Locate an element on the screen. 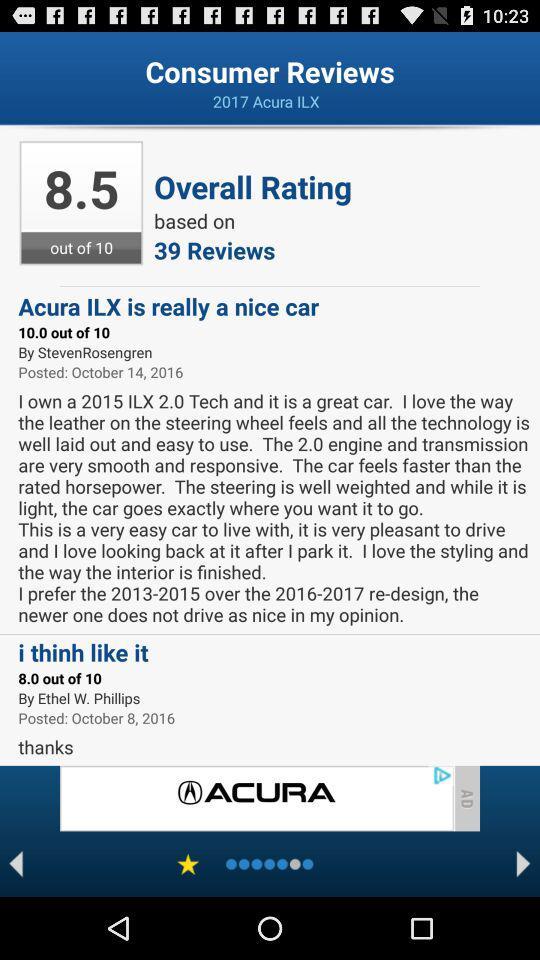 This screenshot has width=540, height=960. click advertisement is located at coordinates (256, 798).